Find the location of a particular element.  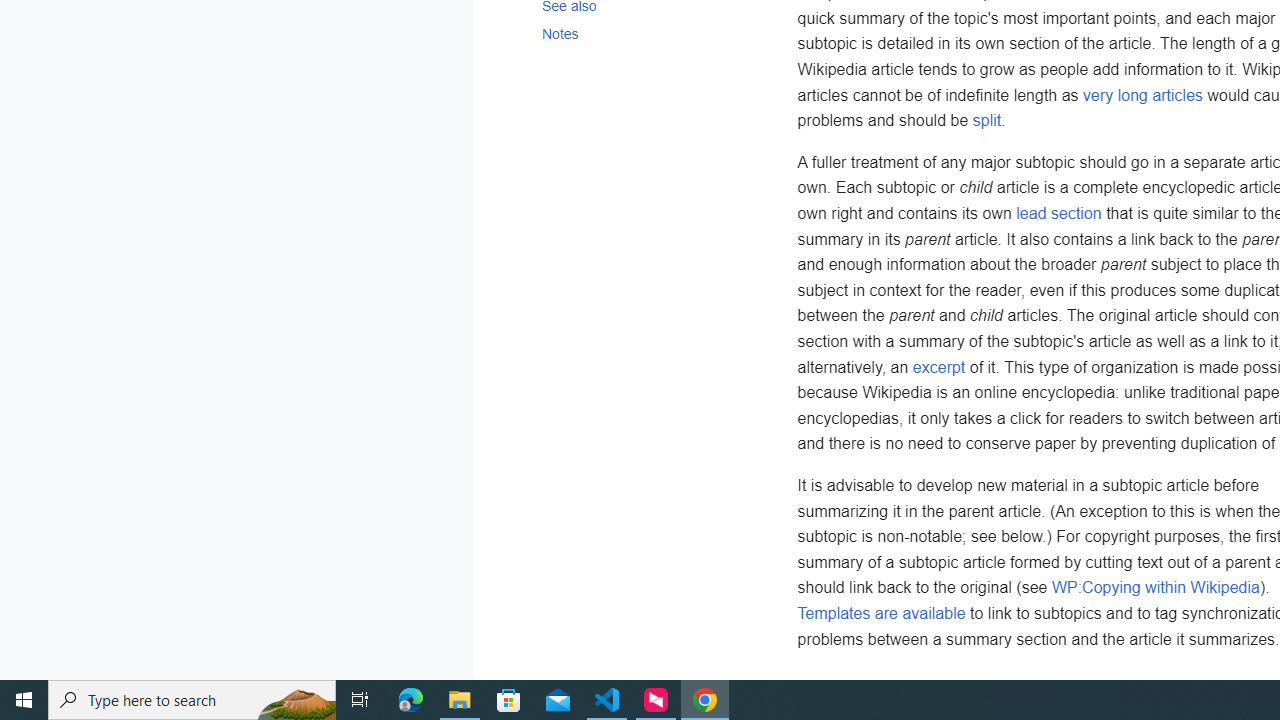

'excerpt' is located at coordinates (937, 366).